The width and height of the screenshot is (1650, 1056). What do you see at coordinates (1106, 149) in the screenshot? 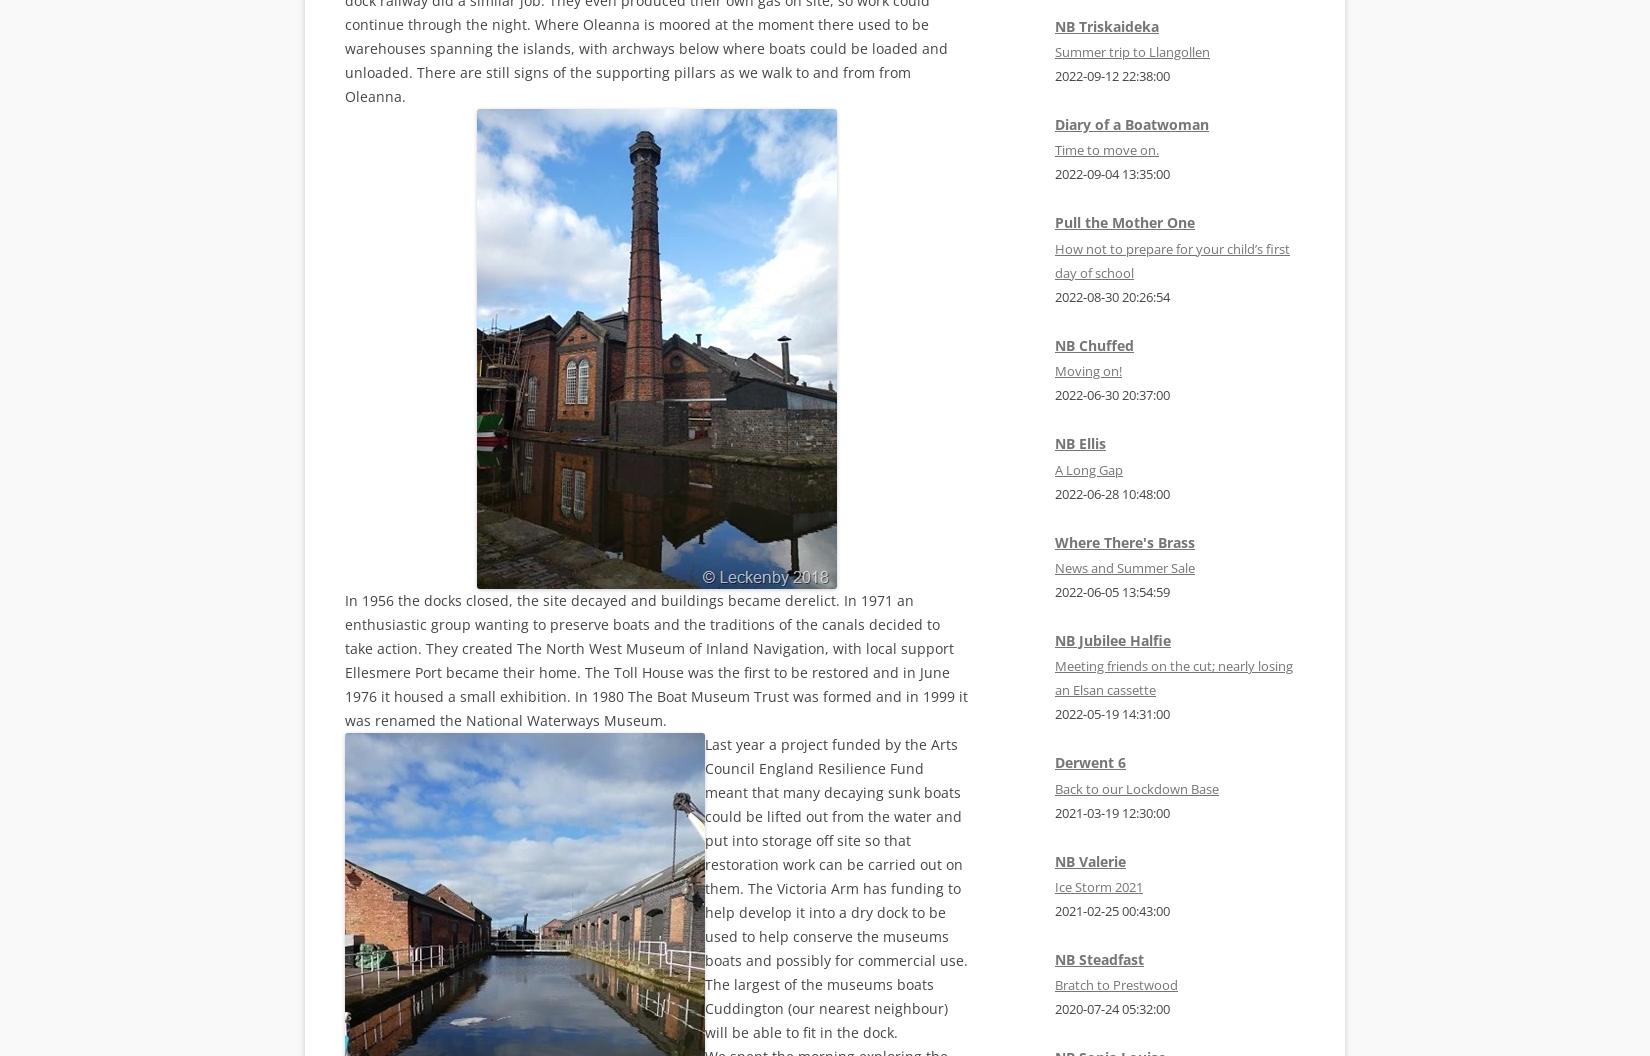
I see `'Time to move on.'` at bounding box center [1106, 149].